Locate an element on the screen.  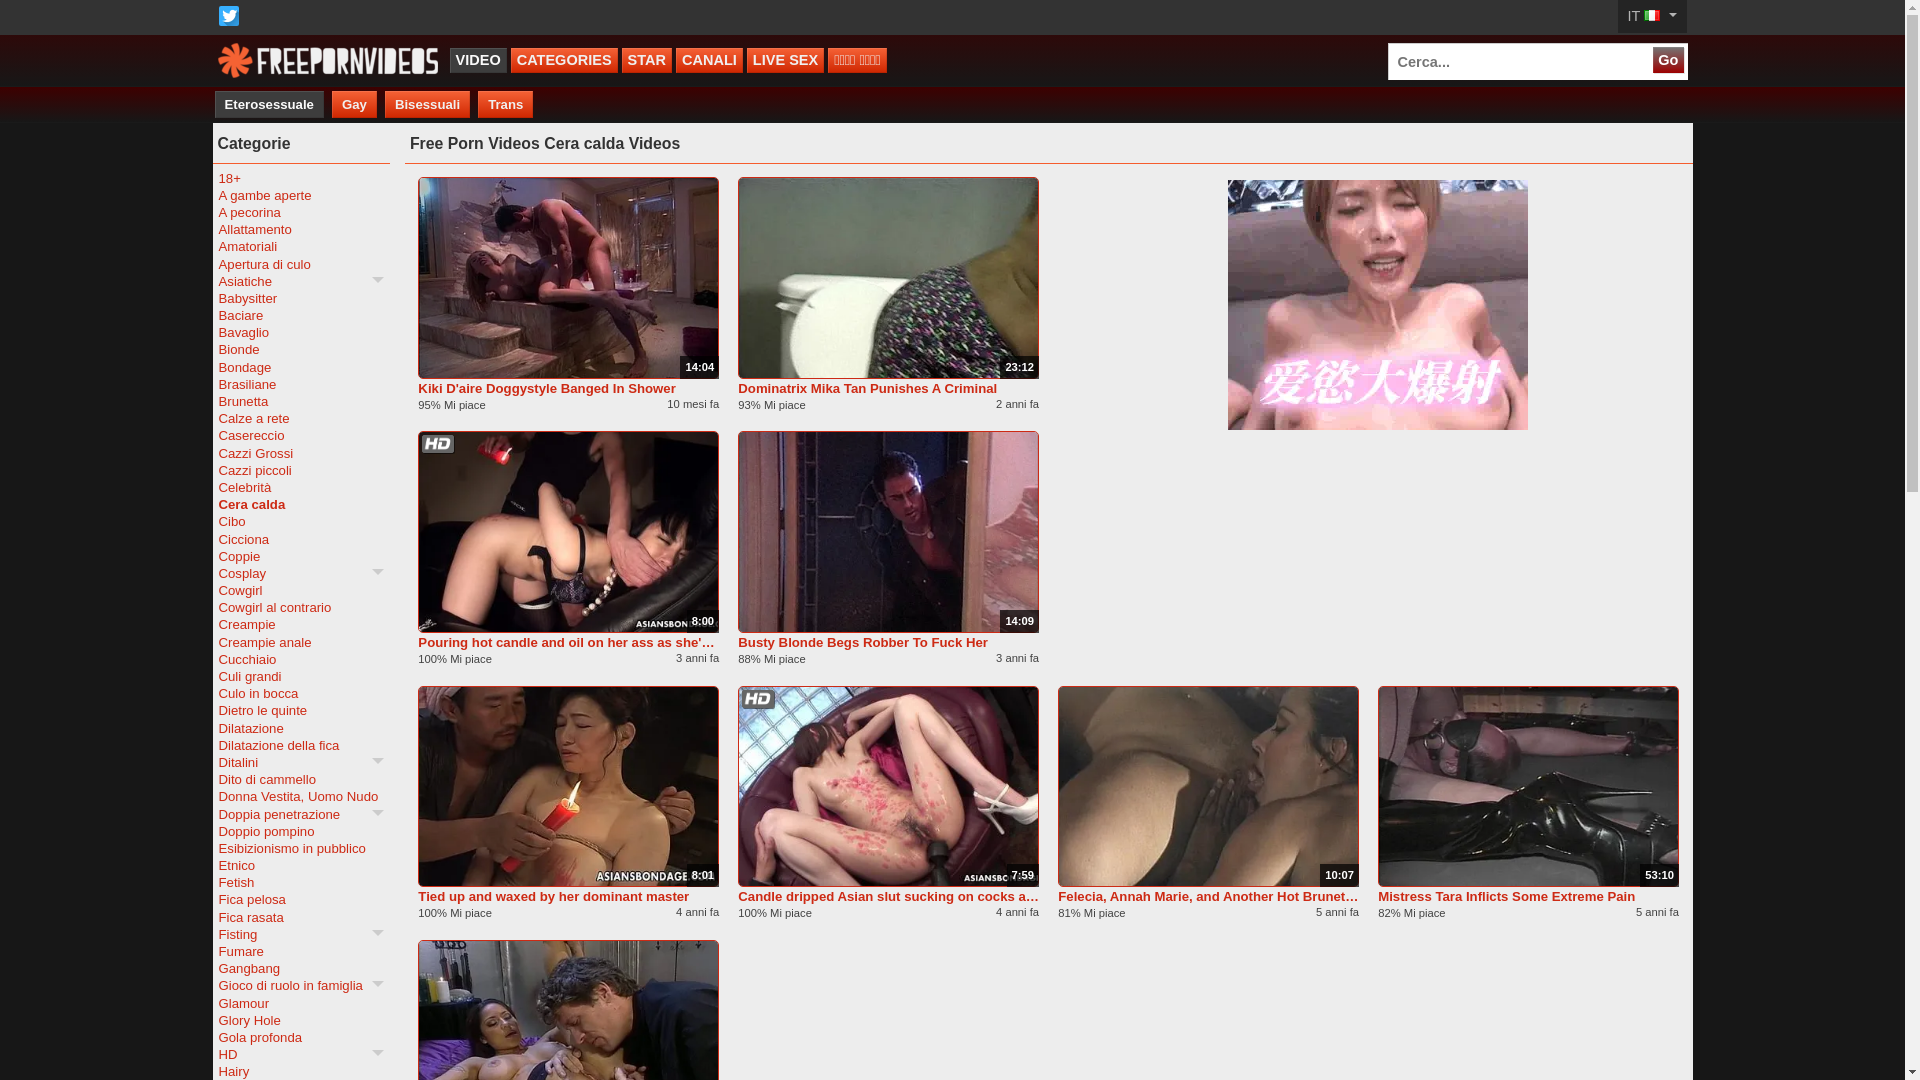
'Ditalini' is located at coordinates (300, 762).